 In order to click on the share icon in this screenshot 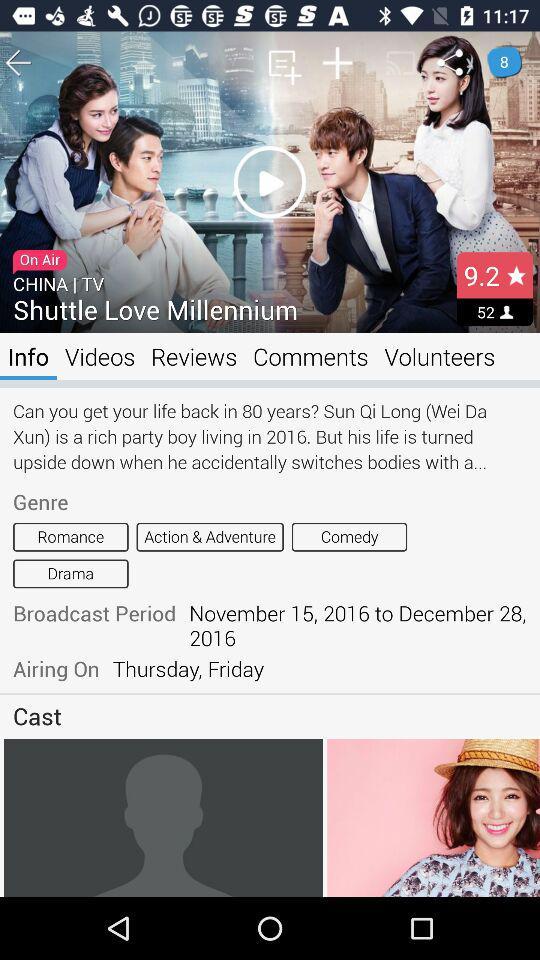, I will do `click(450, 62)`.